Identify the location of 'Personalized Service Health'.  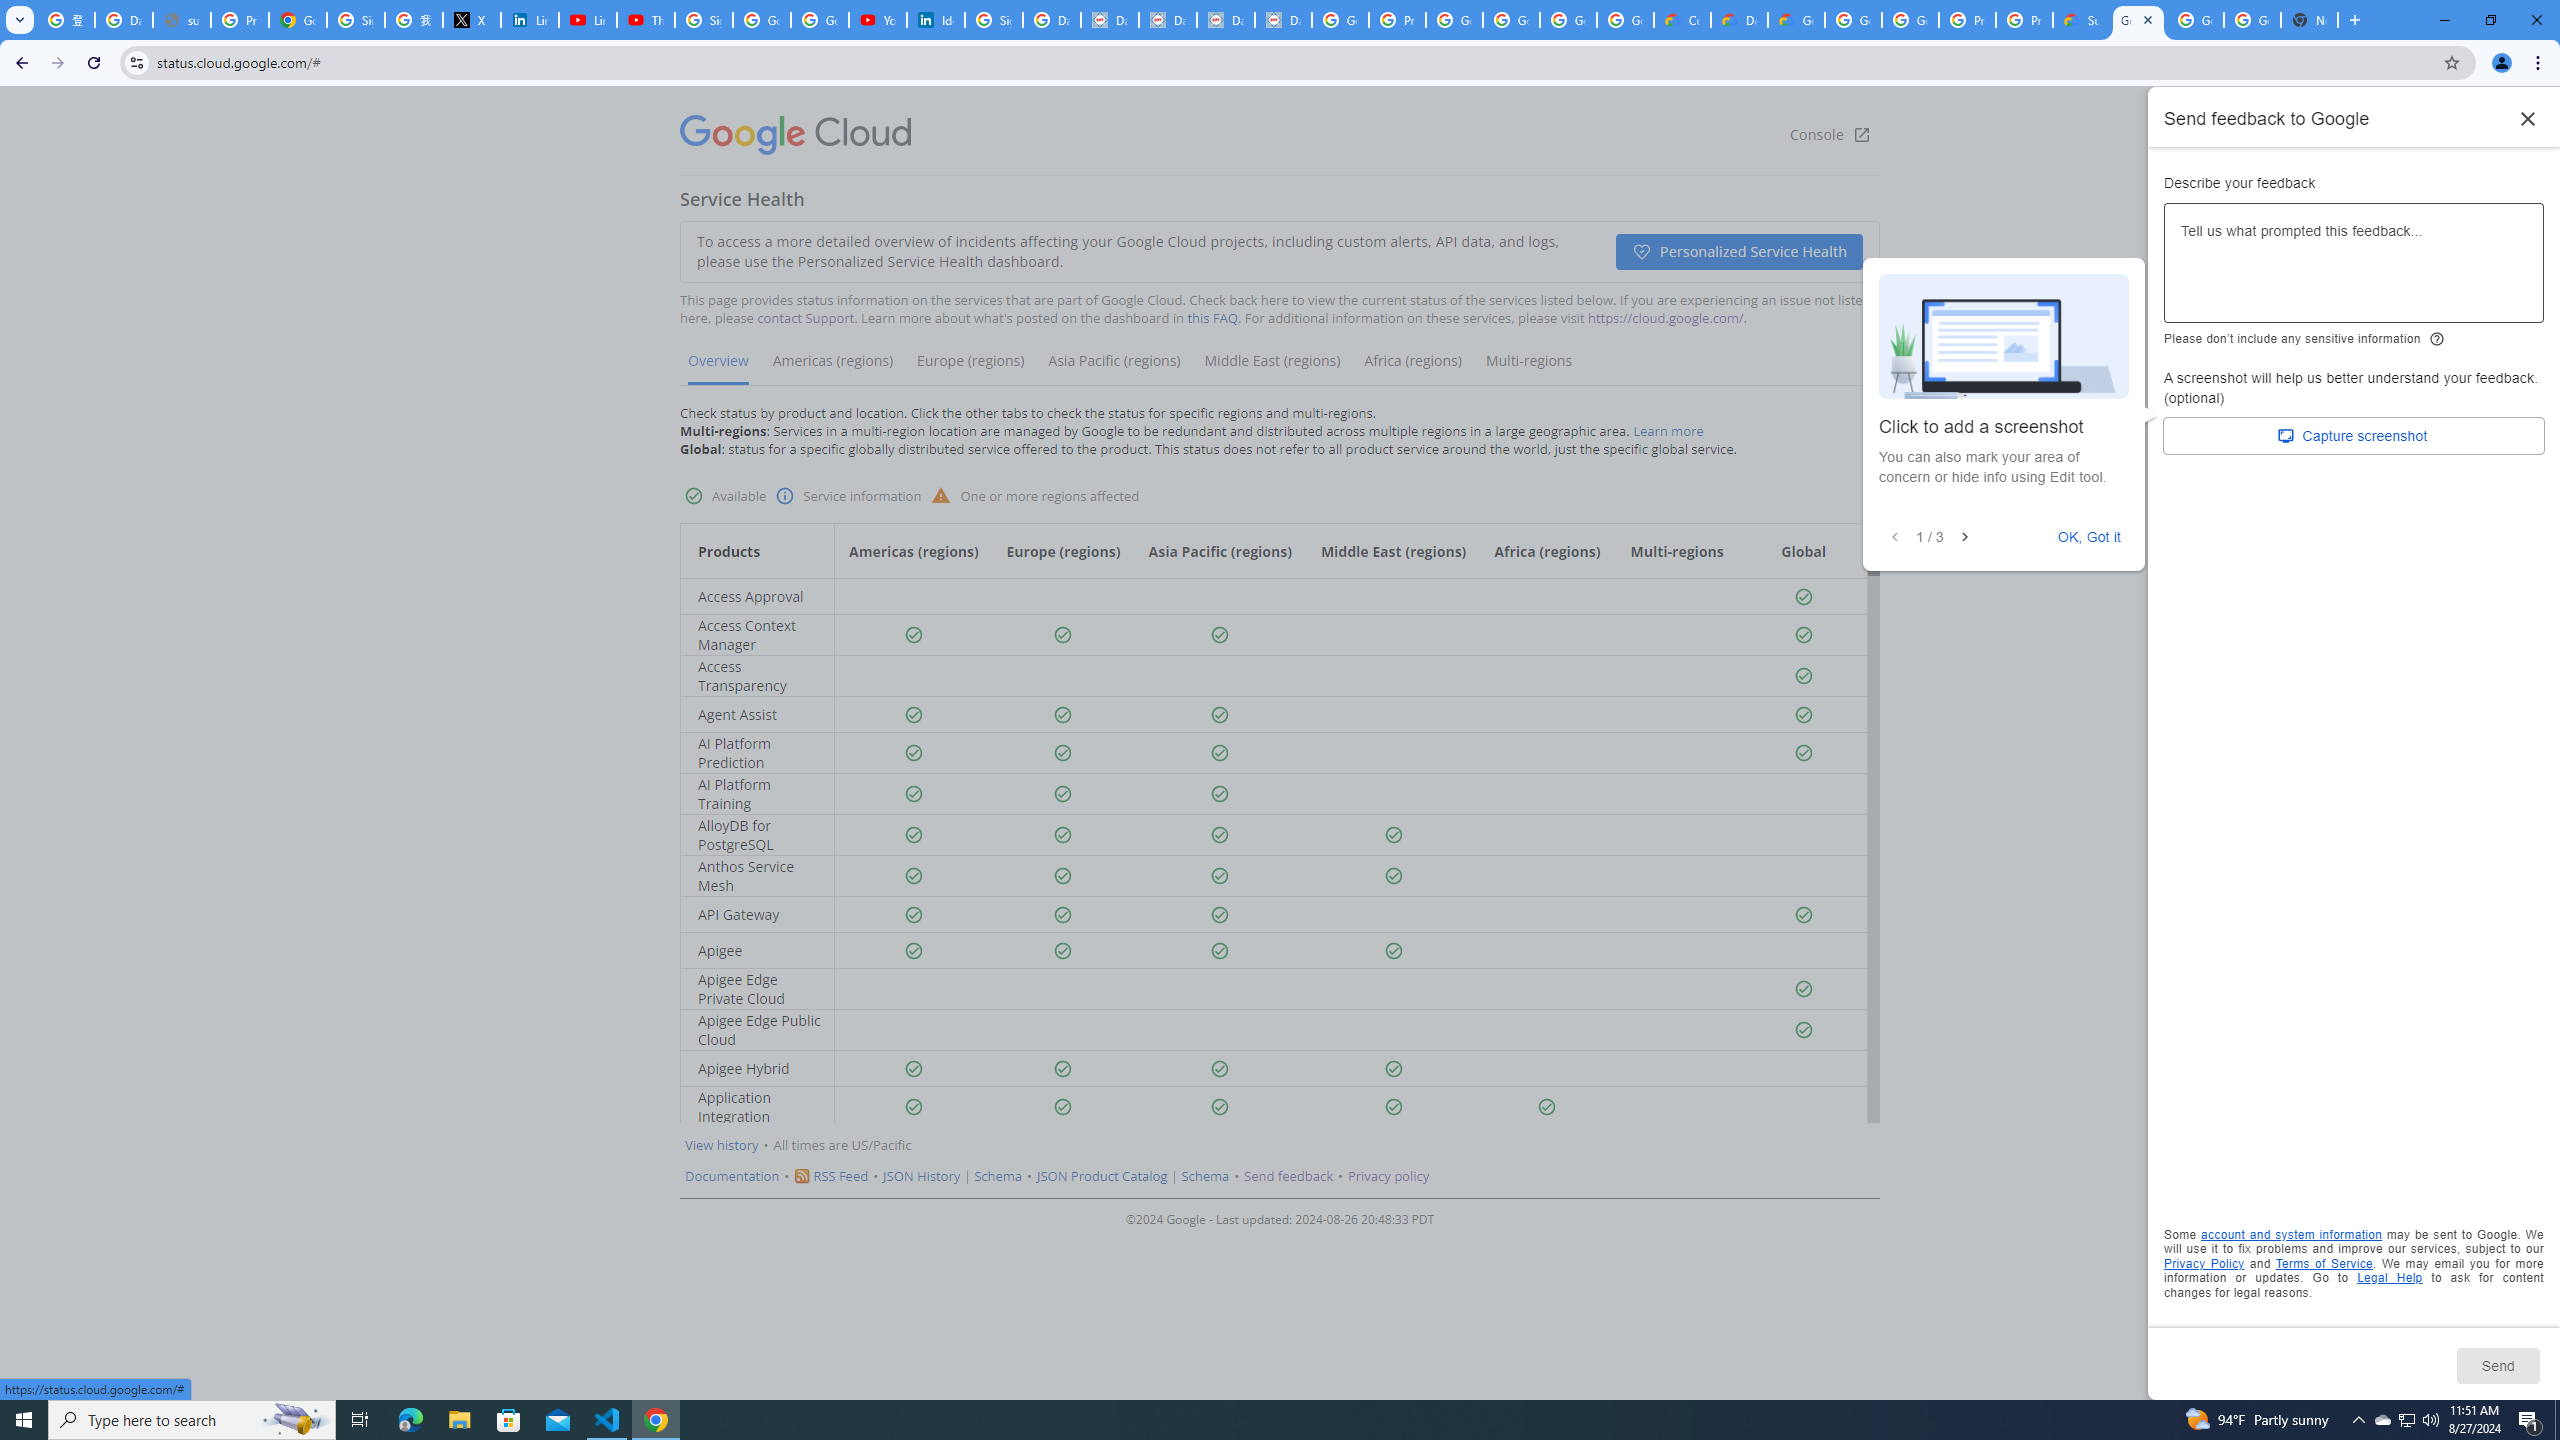
(1738, 250).